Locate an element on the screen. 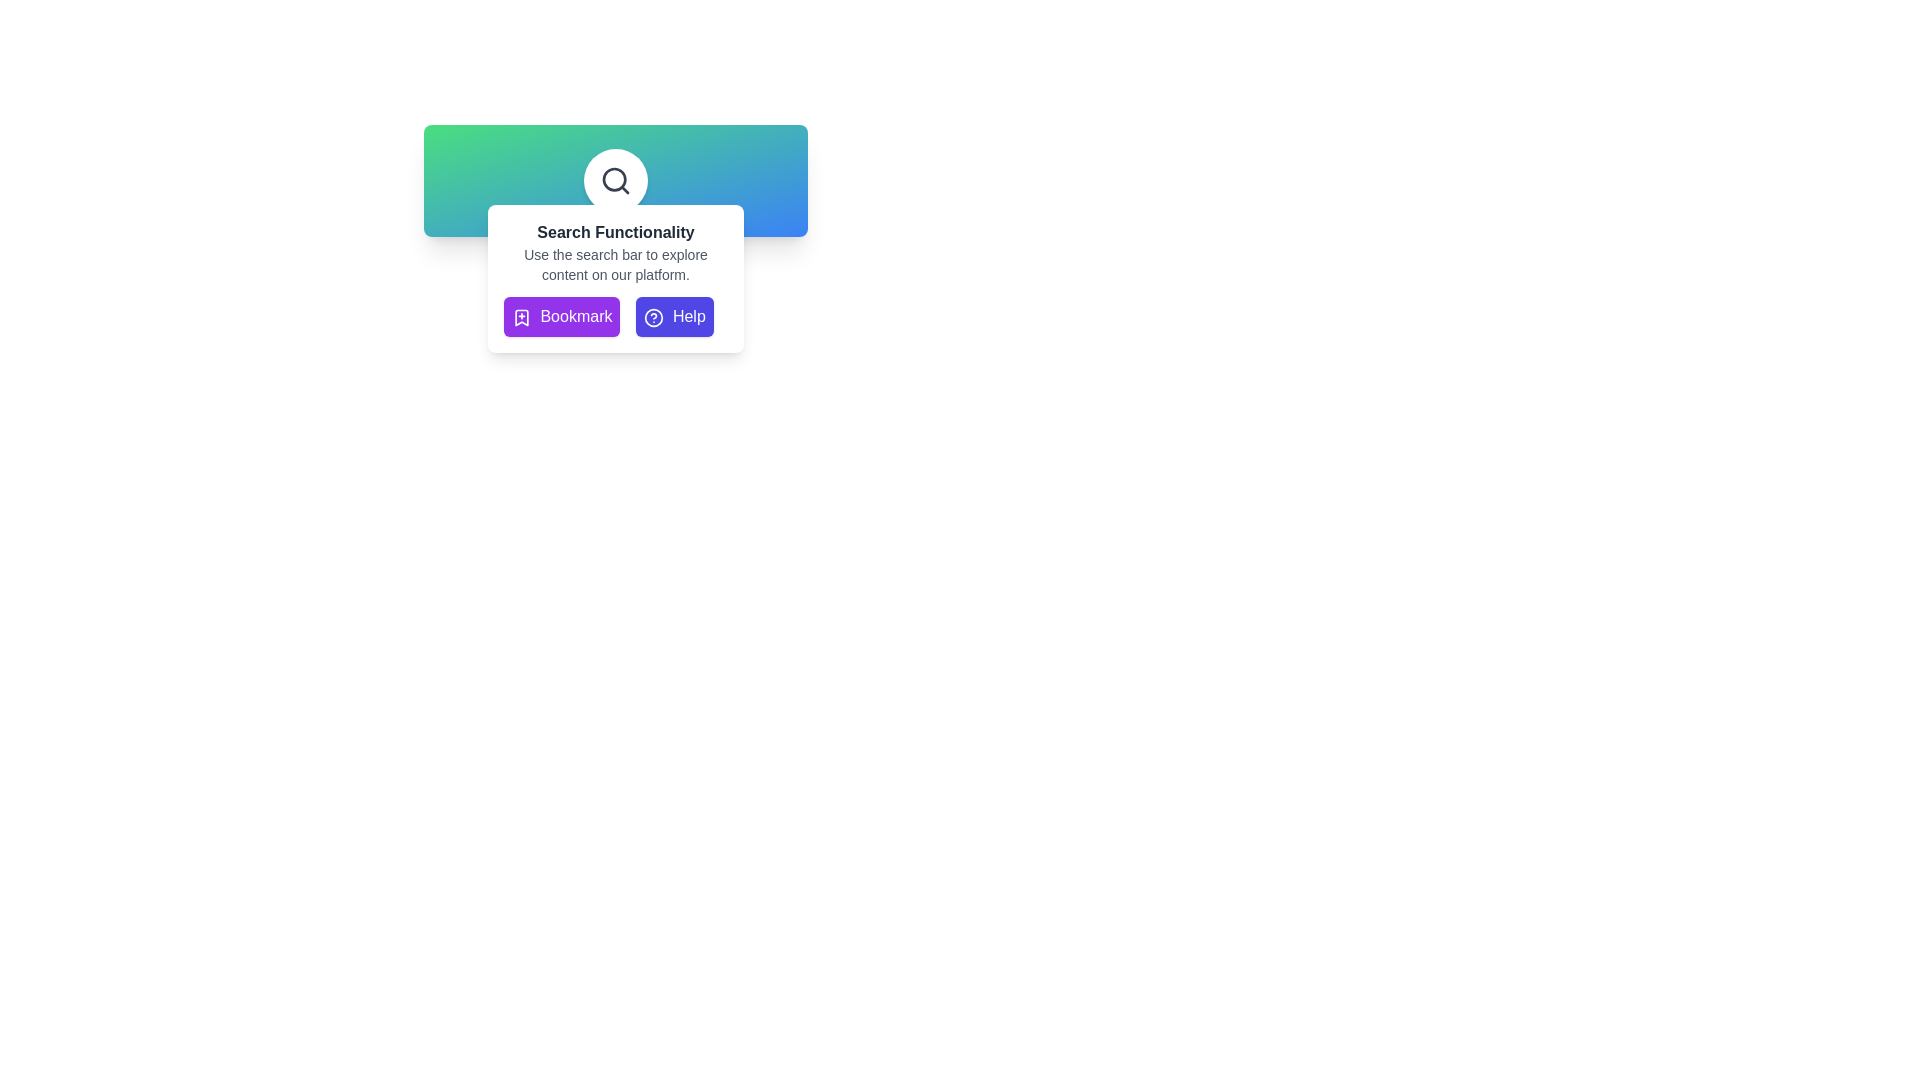 This screenshot has width=1920, height=1080. the help button located immediately to the right of the 'Bookmark' button at the bottom center of the 'Search Functionality' card is located at coordinates (675, 315).